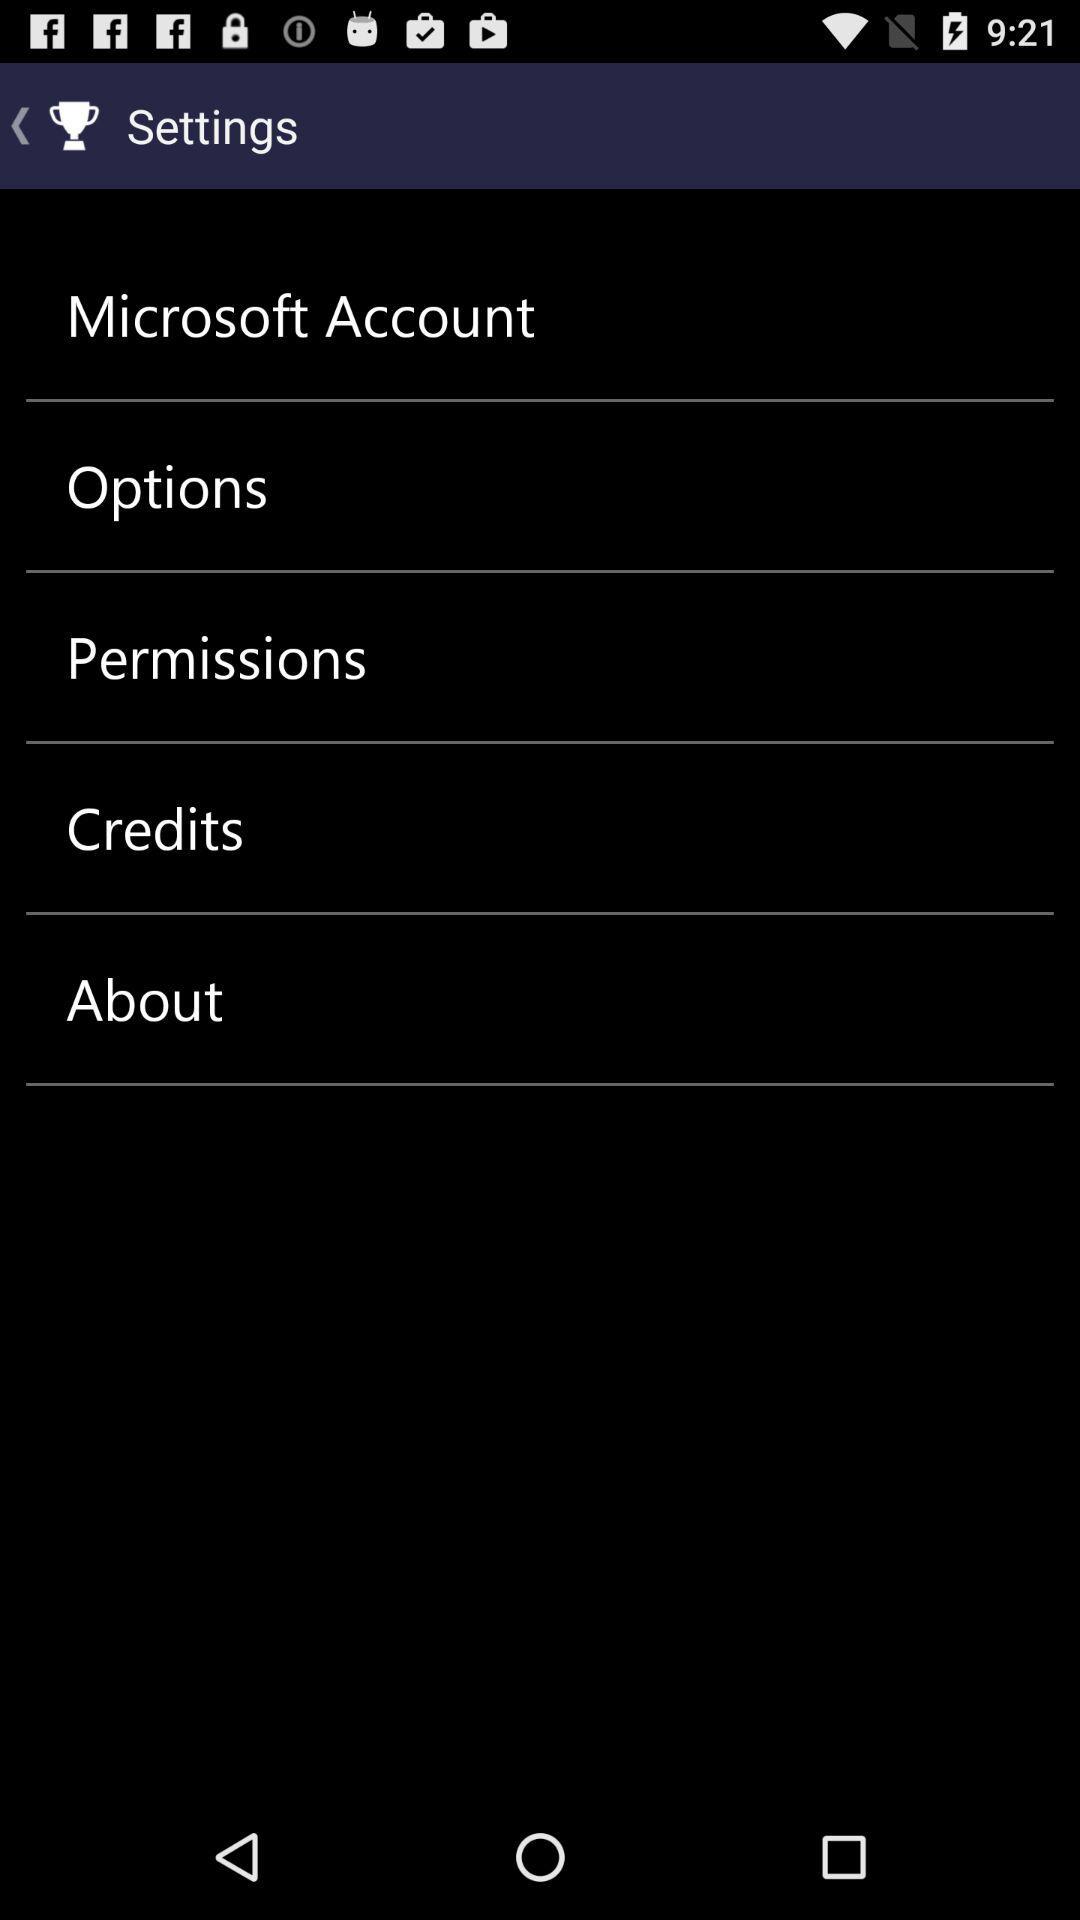 This screenshot has width=1080, height=1920. I want to click on icon above options item, so click(300, 314).